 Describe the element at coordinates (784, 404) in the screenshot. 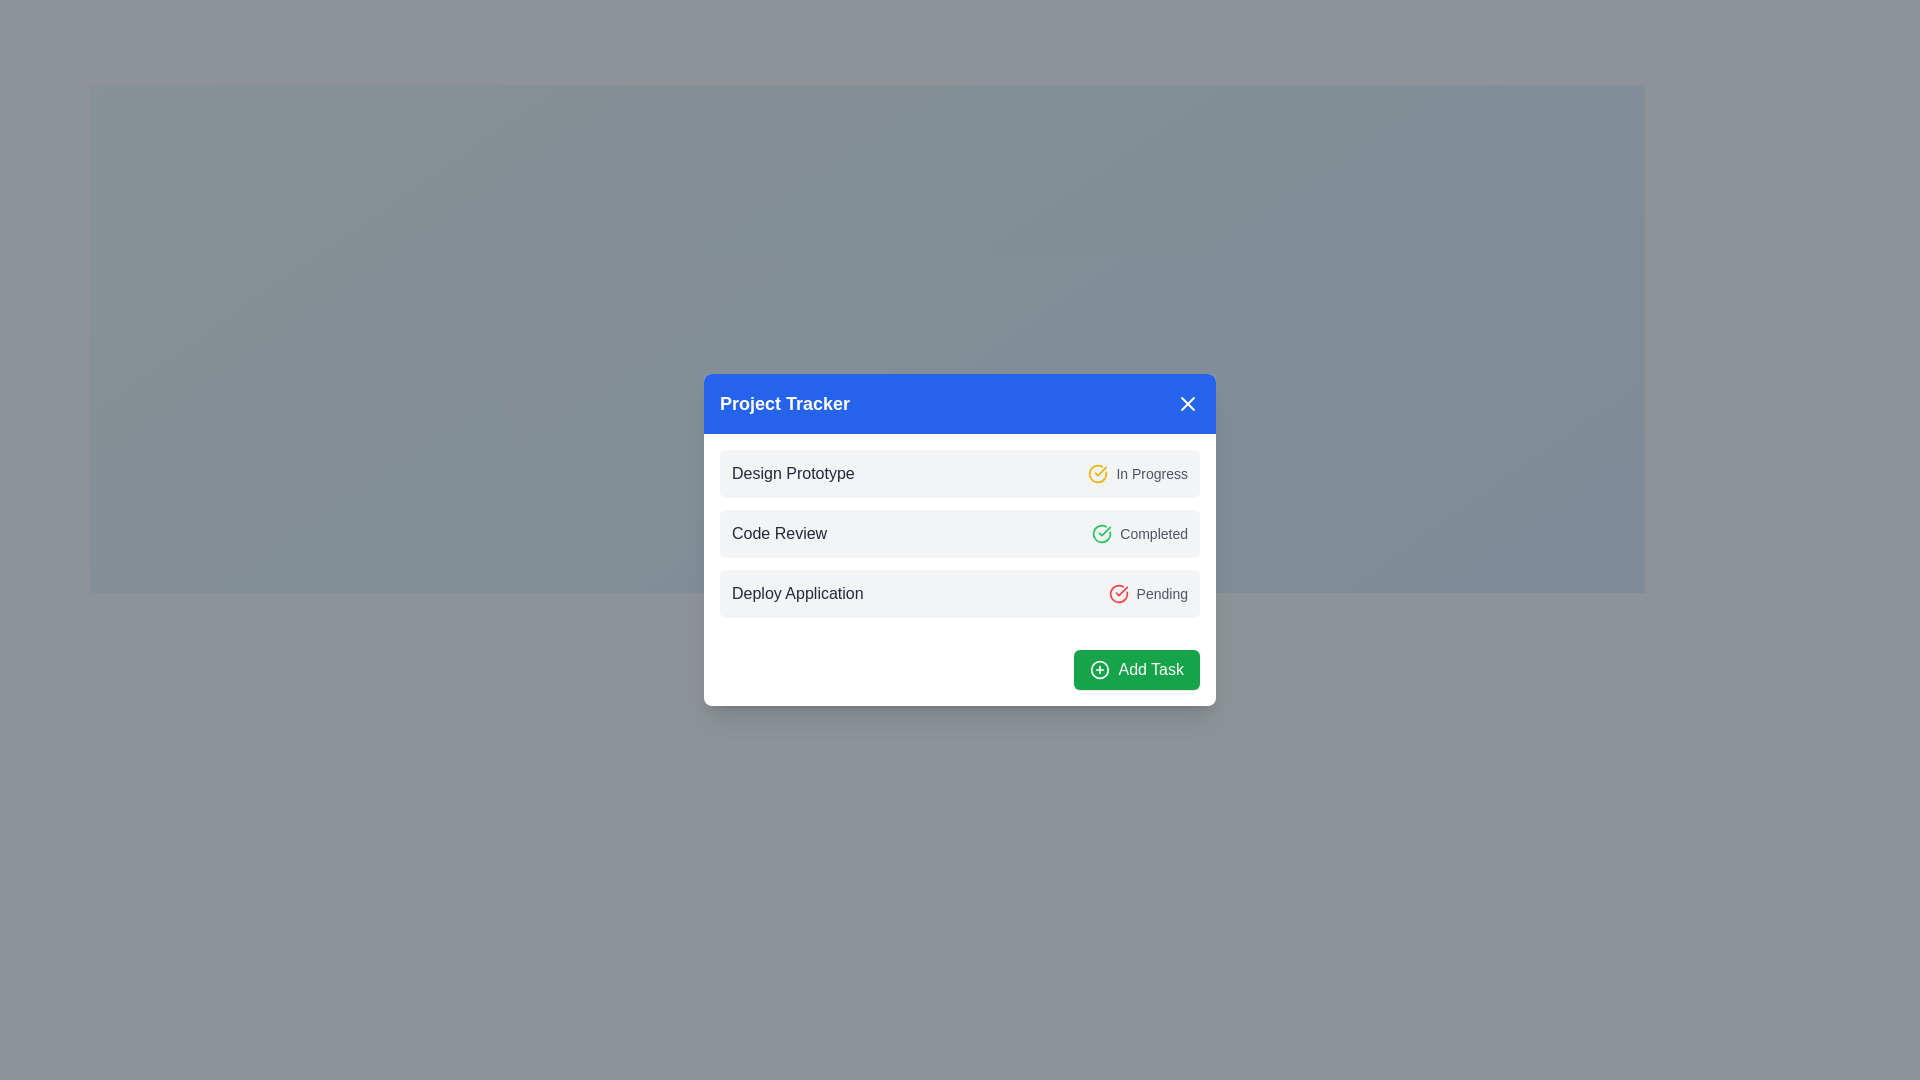

I see `the static text label that serves as the title for the project tracking interface, located in the center-left area of the blue header bar at the top of the popup` at that location.